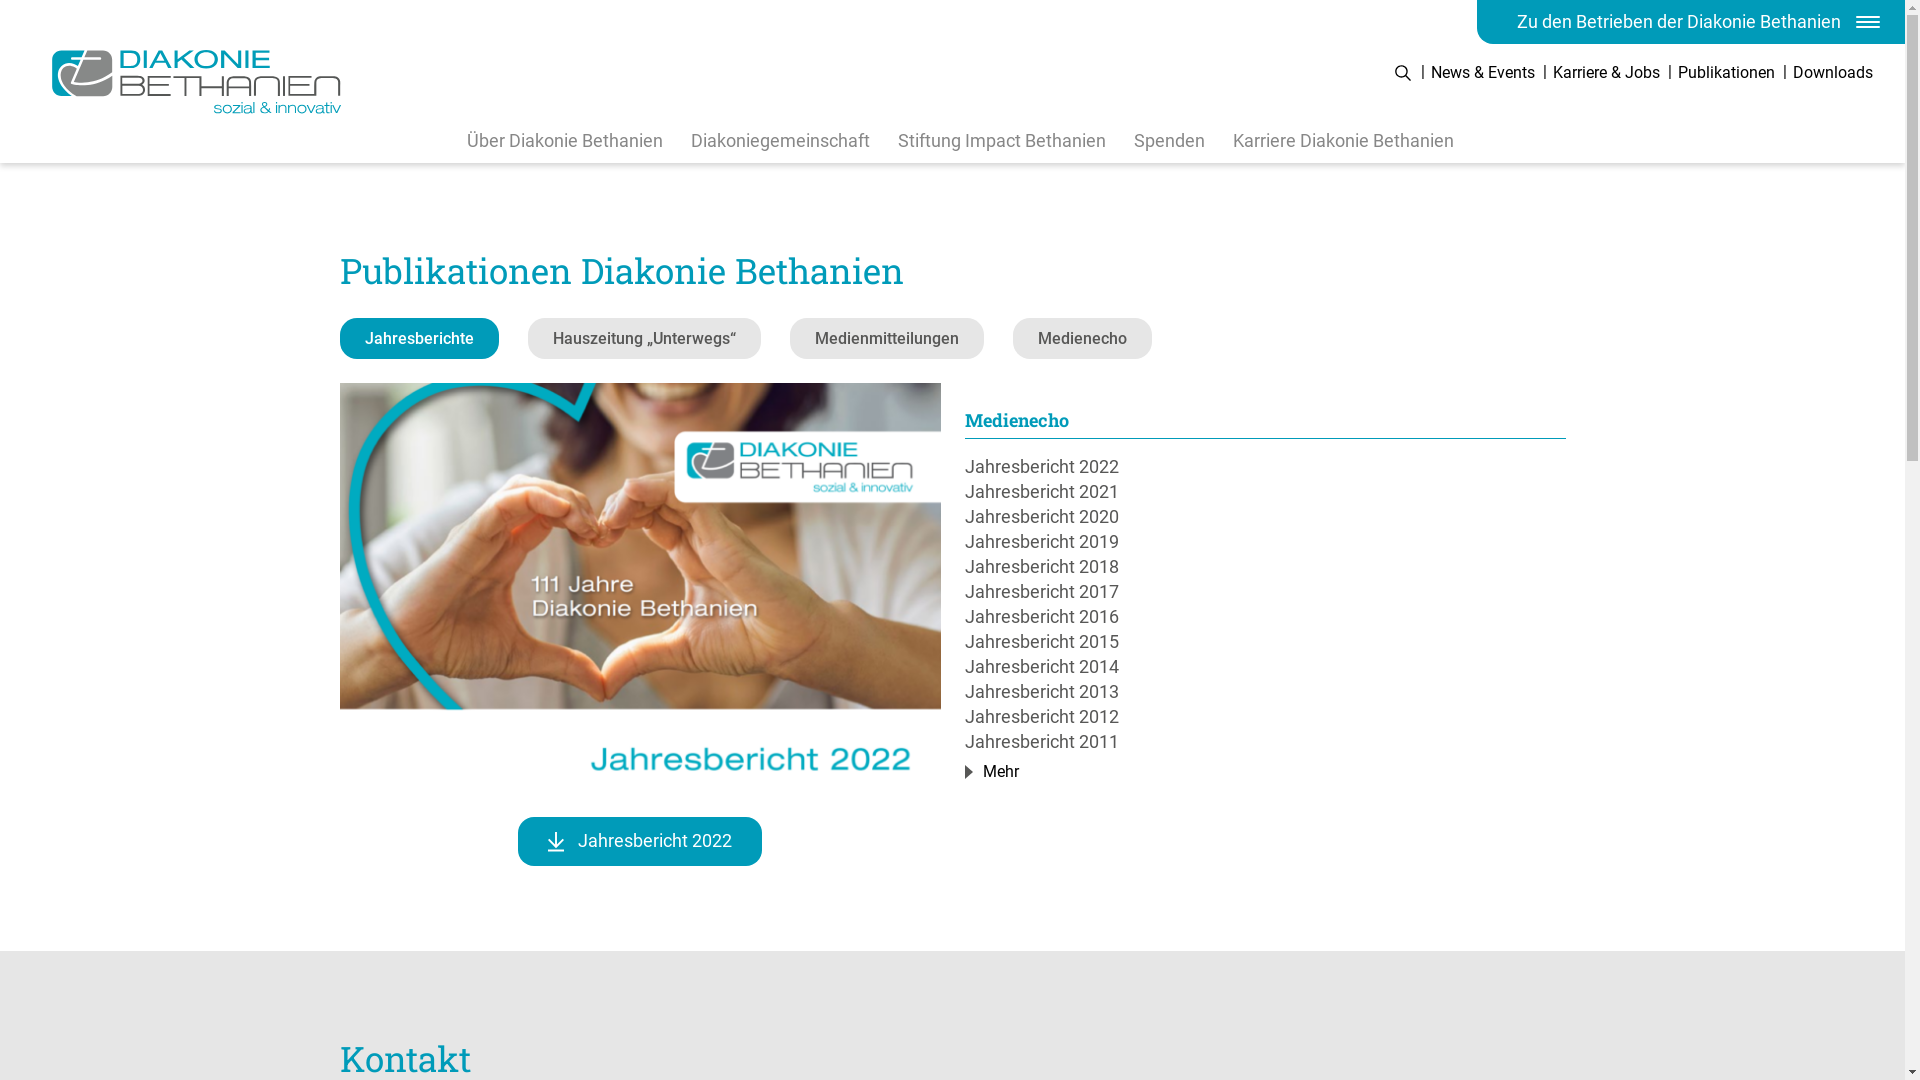 Image resolution: width=1920 pixels, height=1080 pixels. Describe the element at coordinates (997, 770) in the screenshot. I see `'Mehr'` at that location.